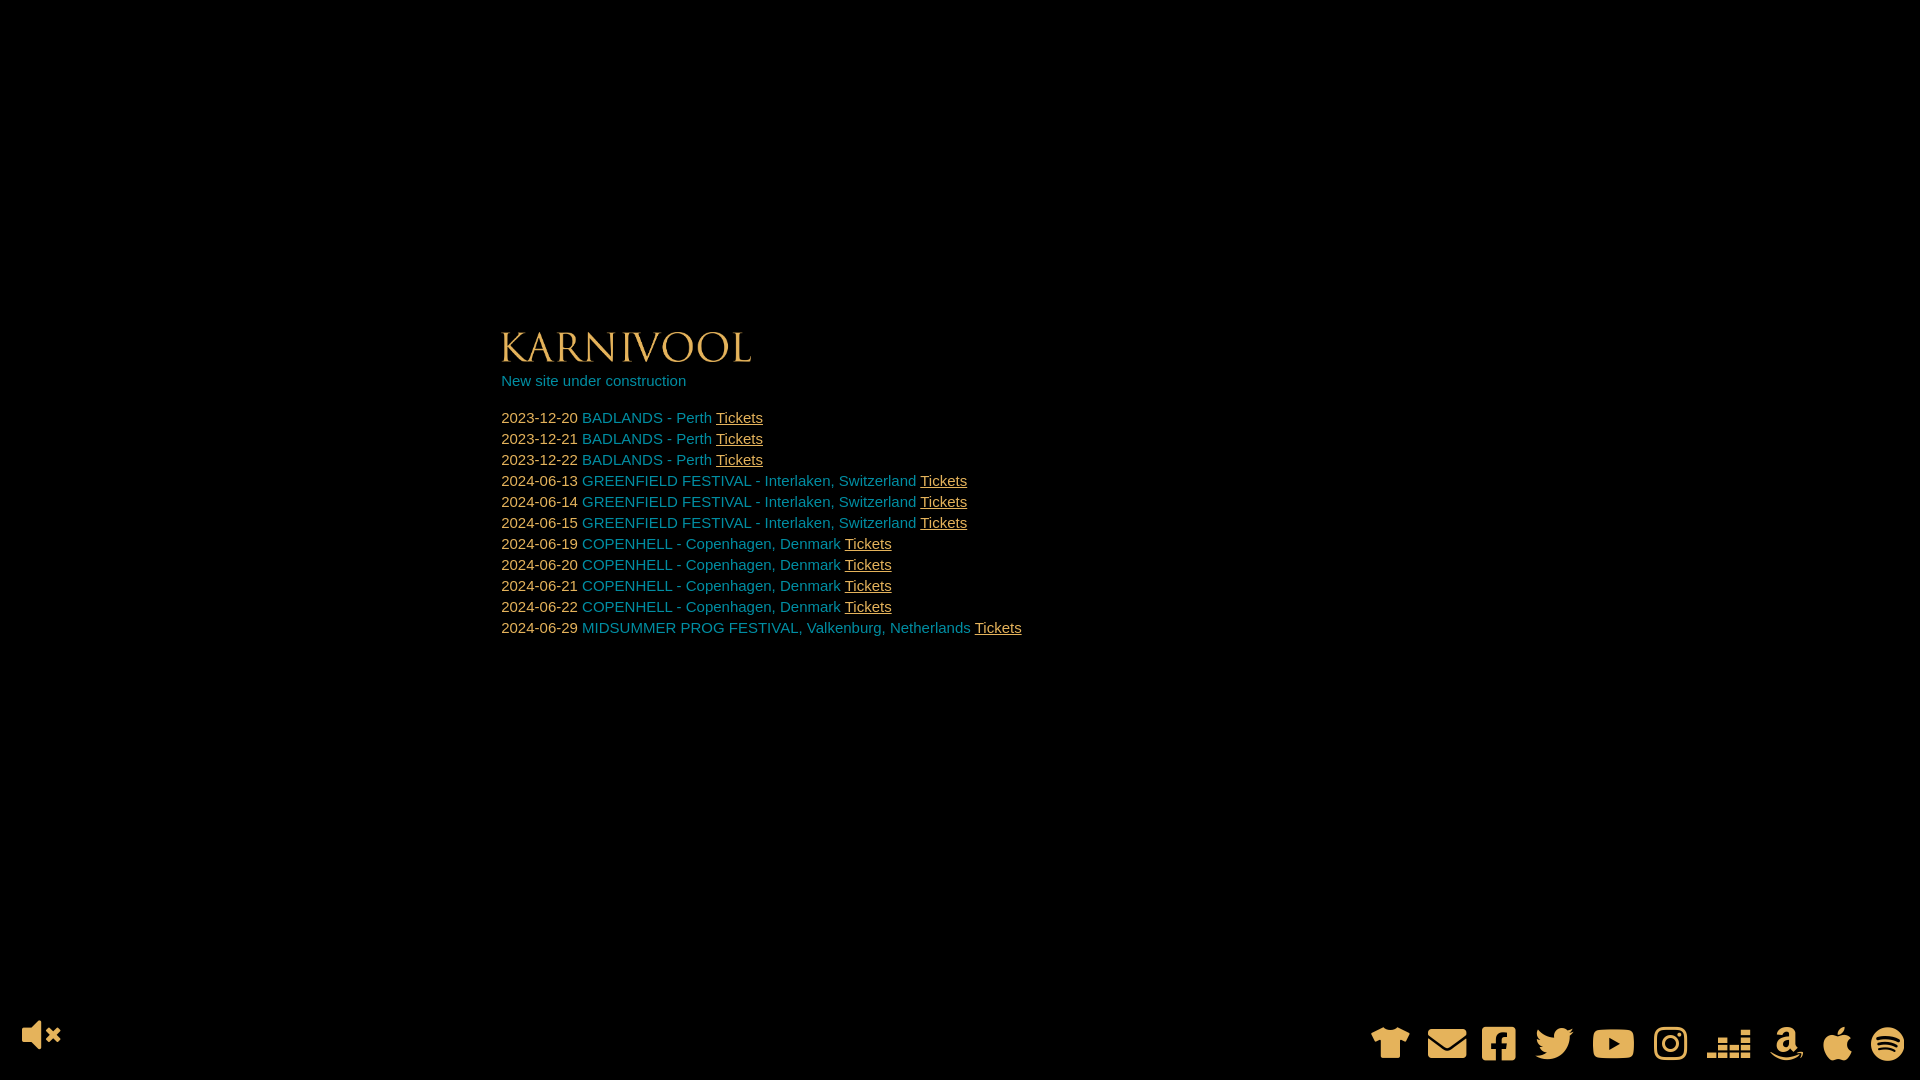  What do you see at coordinates (738, 459) in the screenshot?
I see `'Tickets'` at bounding box center [738, 459].